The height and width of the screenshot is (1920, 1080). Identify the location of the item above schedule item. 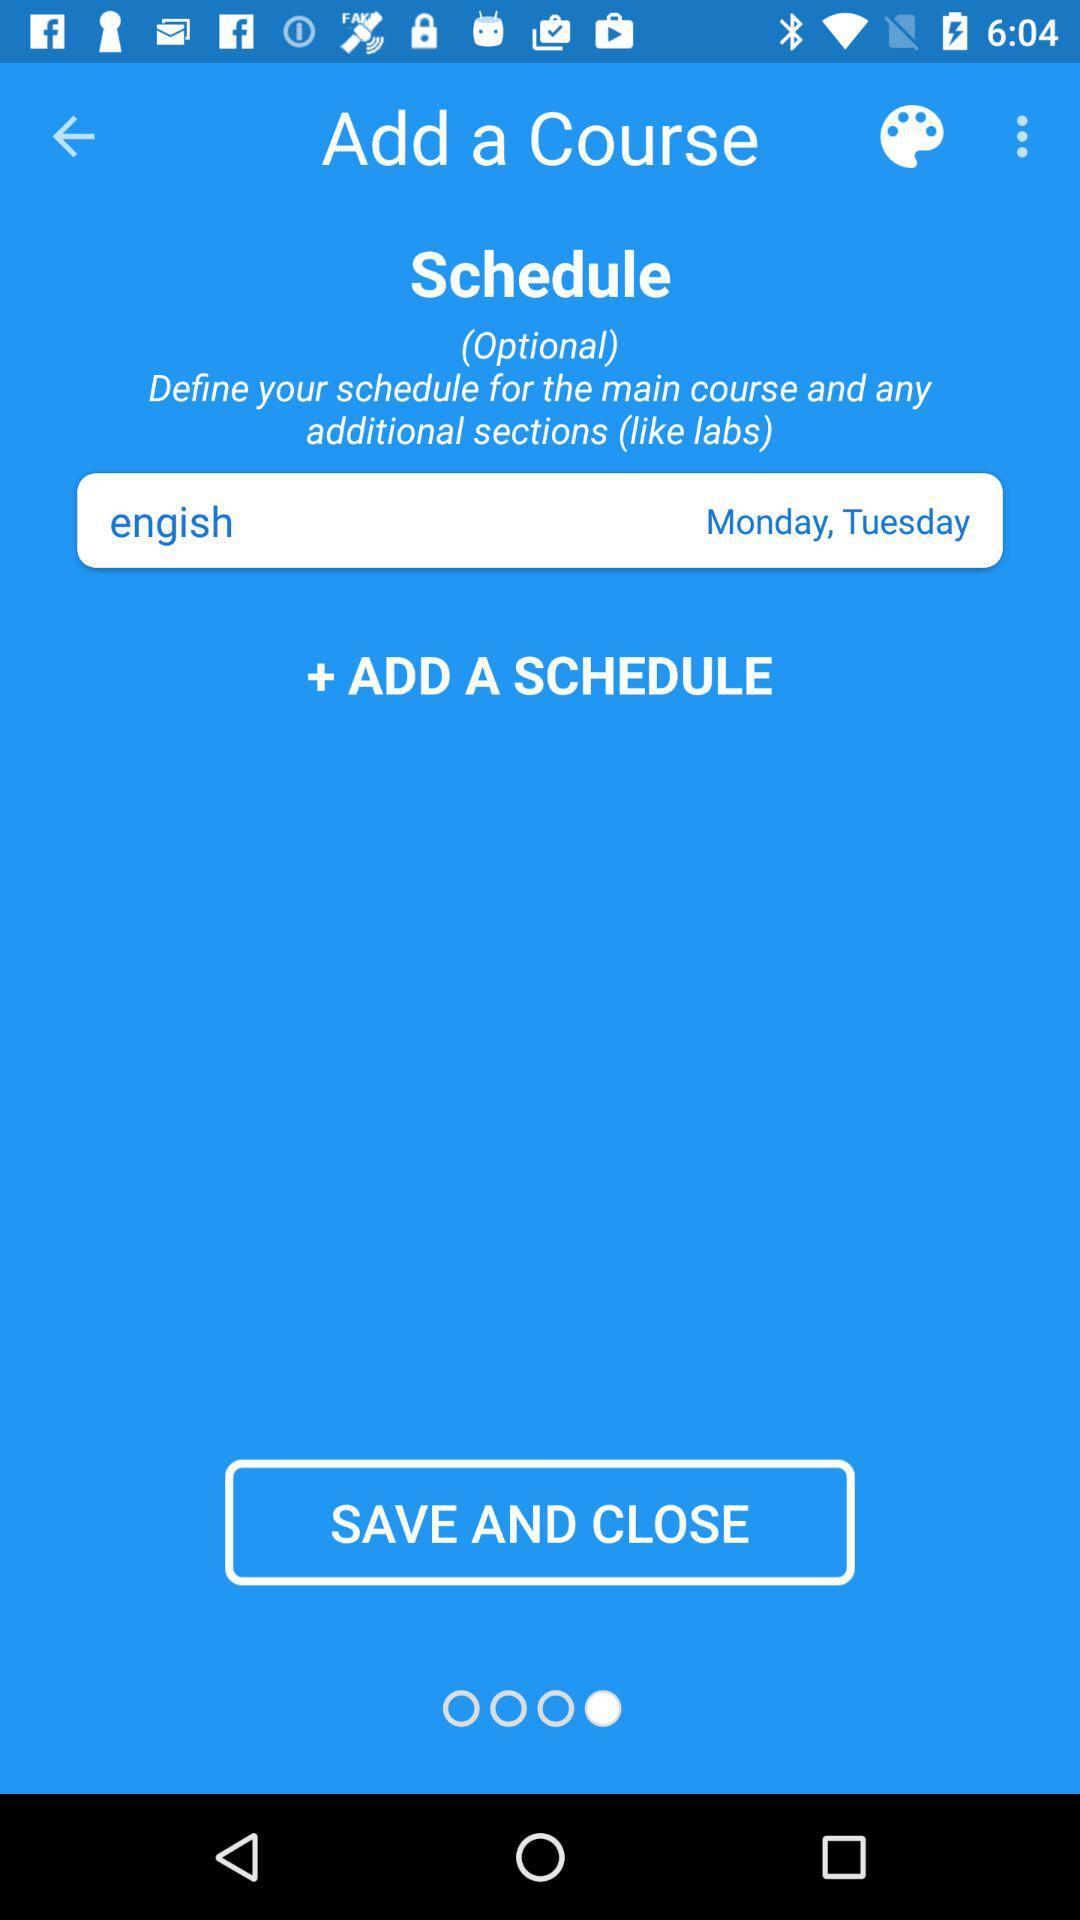
(911, 135).